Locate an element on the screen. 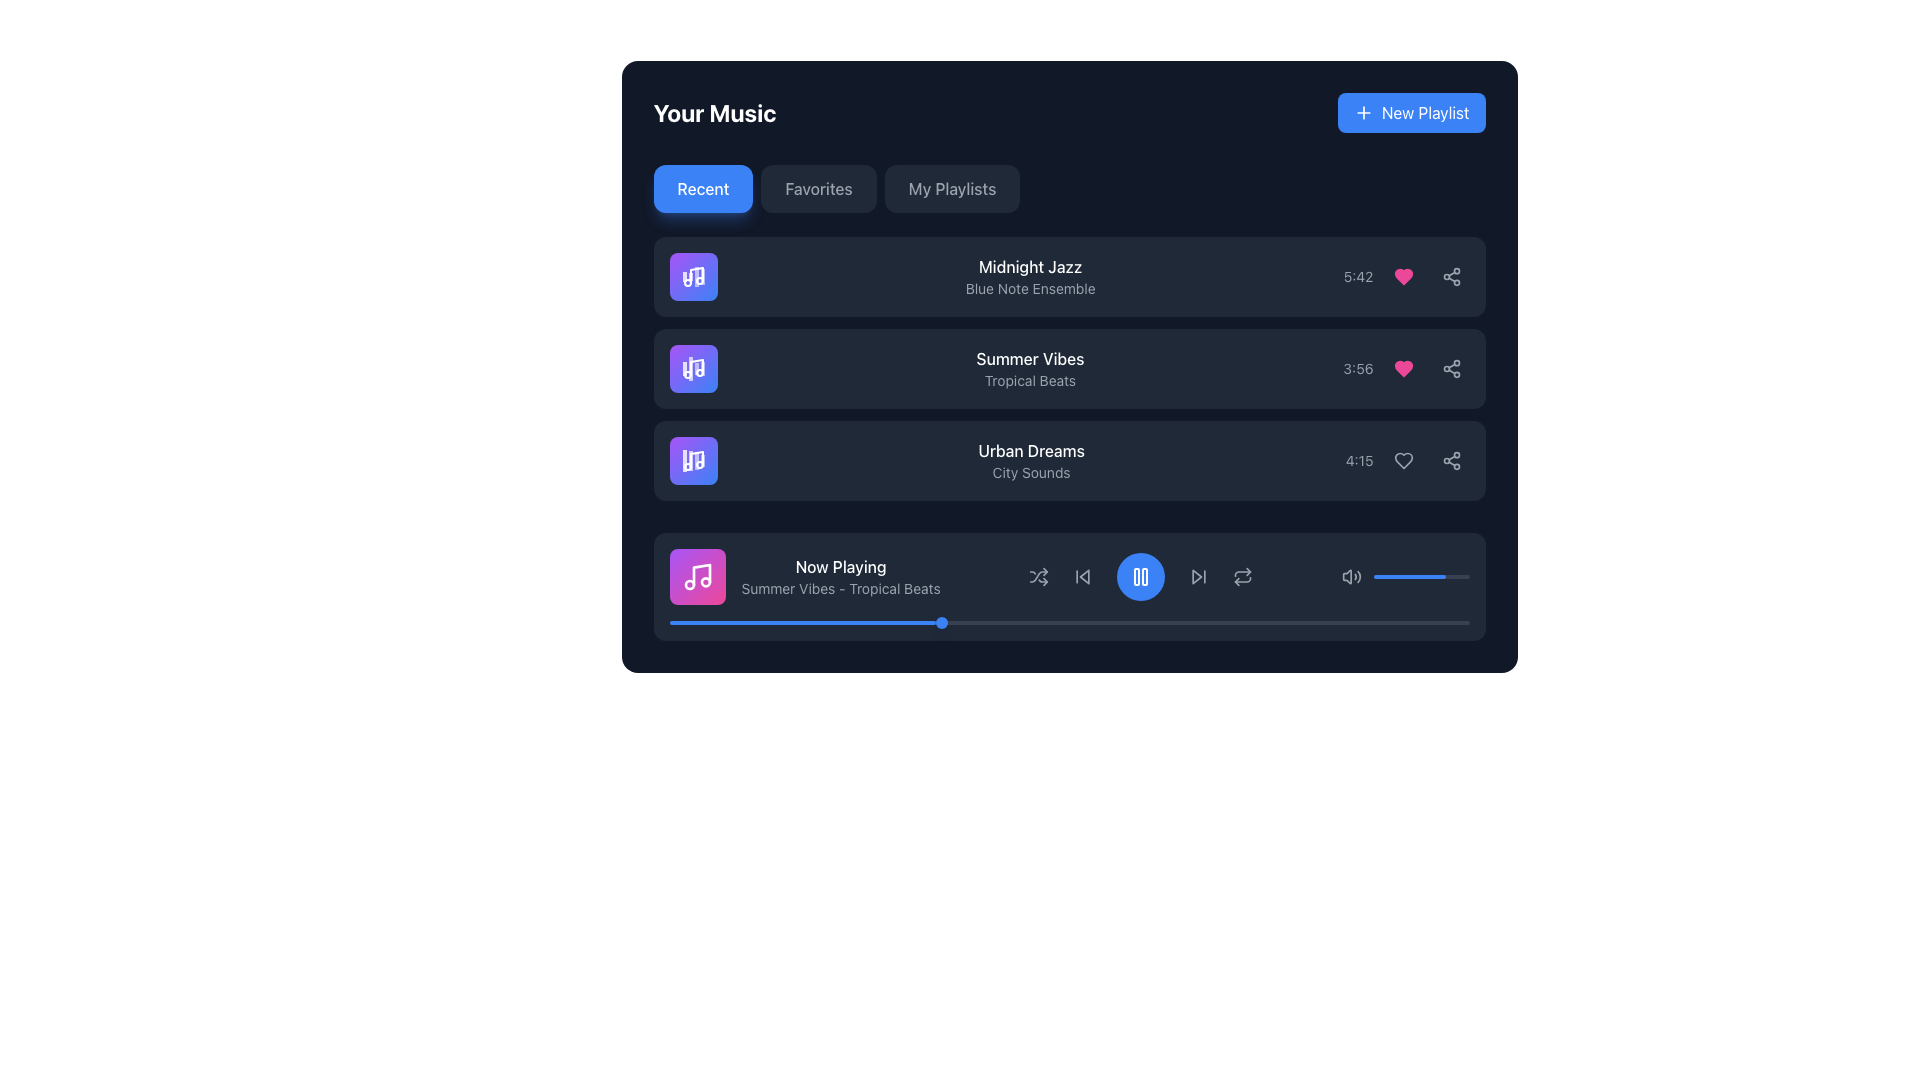 The width and height of the screenshot is (1920, 1080). the favorite button located in the third row of the playlist section, positioned to the right of the duration text '4:15' and to the left of the share icon is located at coordinates (1402, 461).